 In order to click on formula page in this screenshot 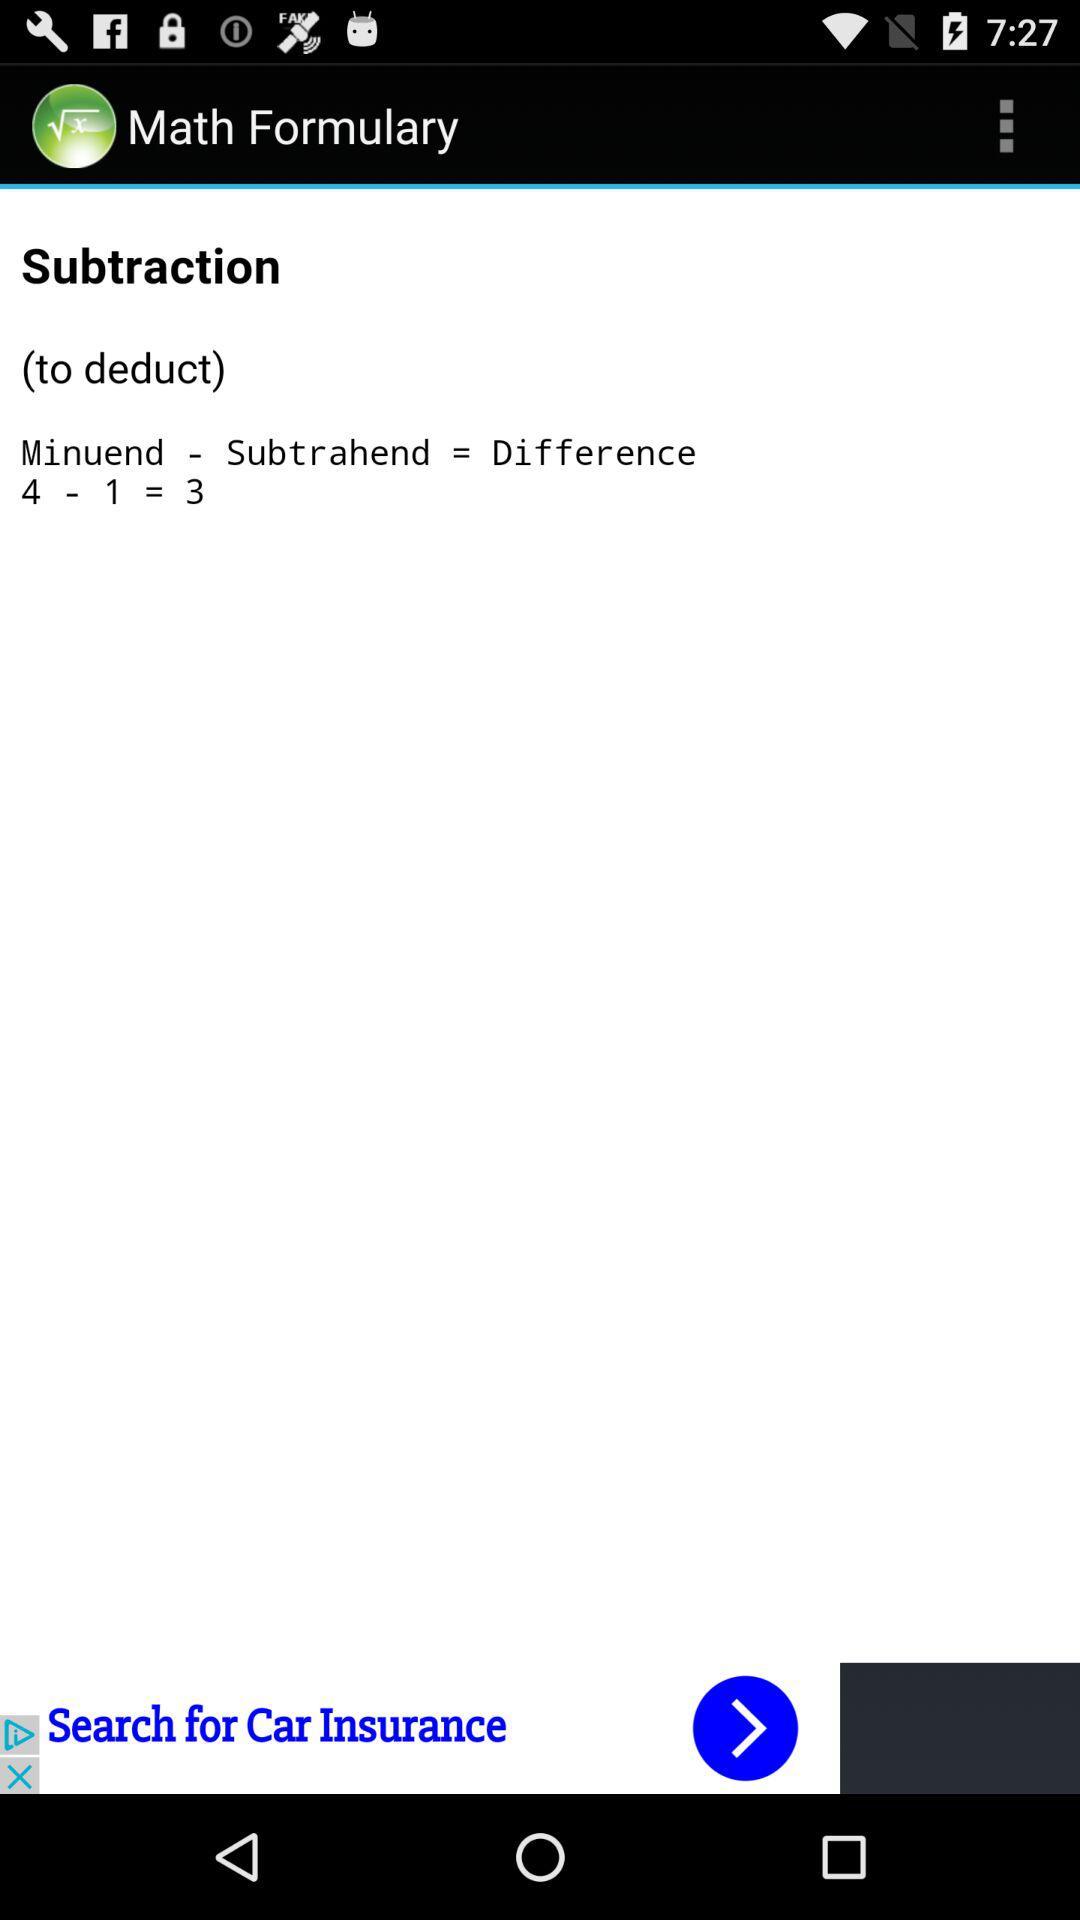, I will do `click(540, 403)`.